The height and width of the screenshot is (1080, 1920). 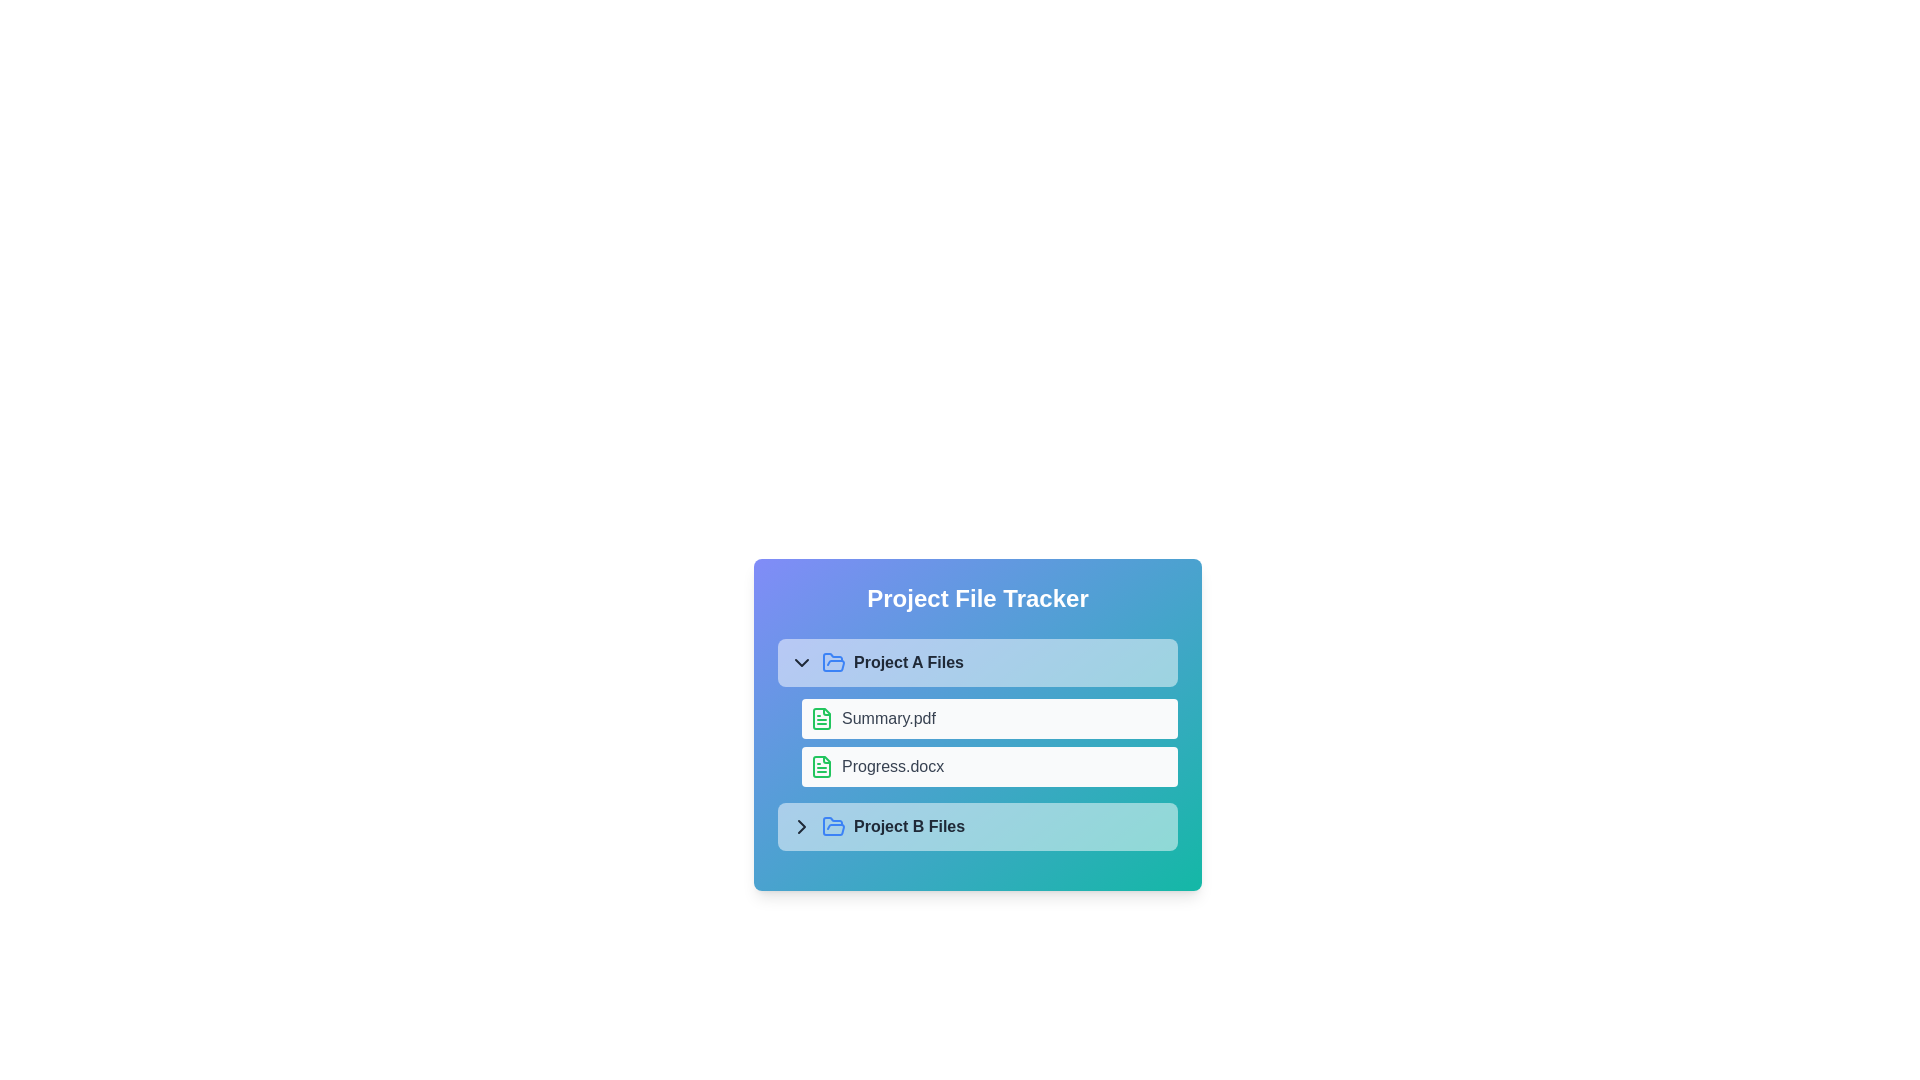 I want to click on the folder icon for Project A Files to toggle its contents, so click(x=834, y=663).